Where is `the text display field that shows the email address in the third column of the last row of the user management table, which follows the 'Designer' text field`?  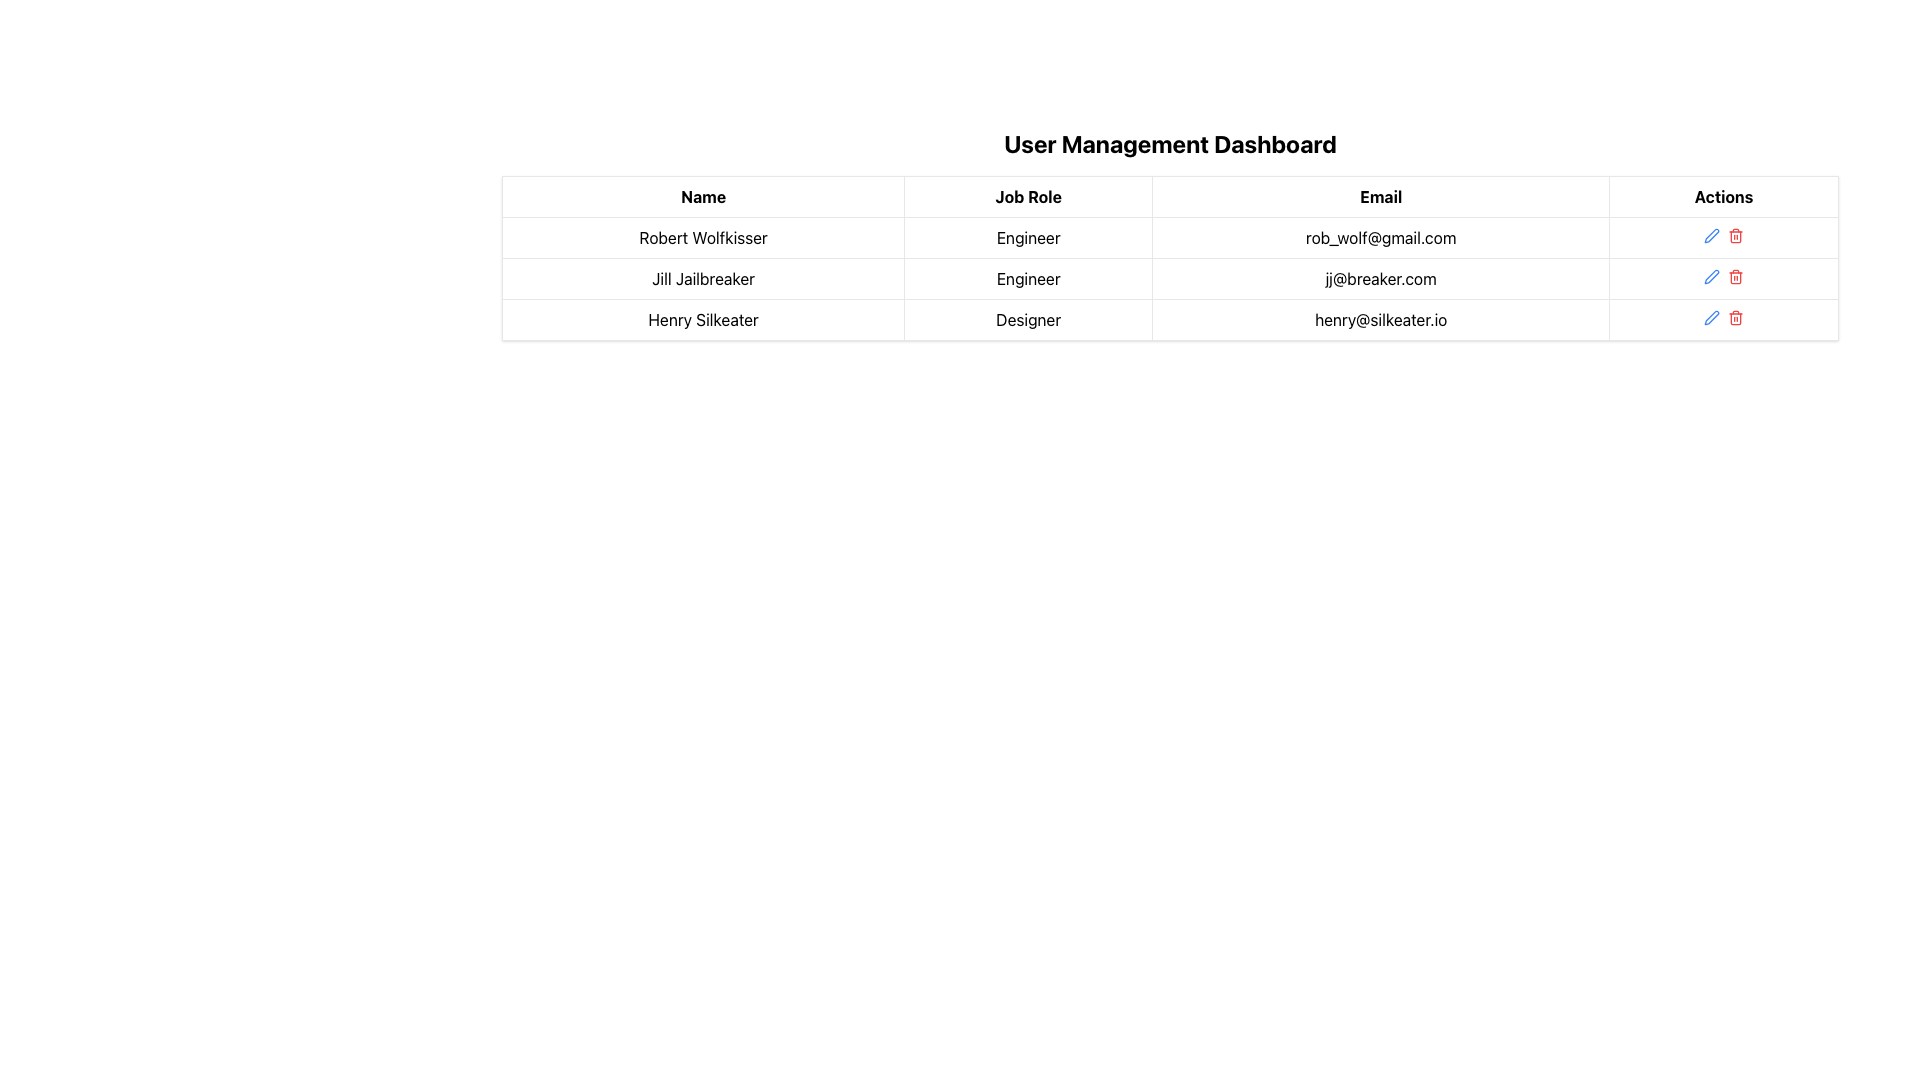
the text display field that shows the email address in the third column of the last row of the user management table, which follows the 'Designer' text field is located at coordinates (1380, 319).